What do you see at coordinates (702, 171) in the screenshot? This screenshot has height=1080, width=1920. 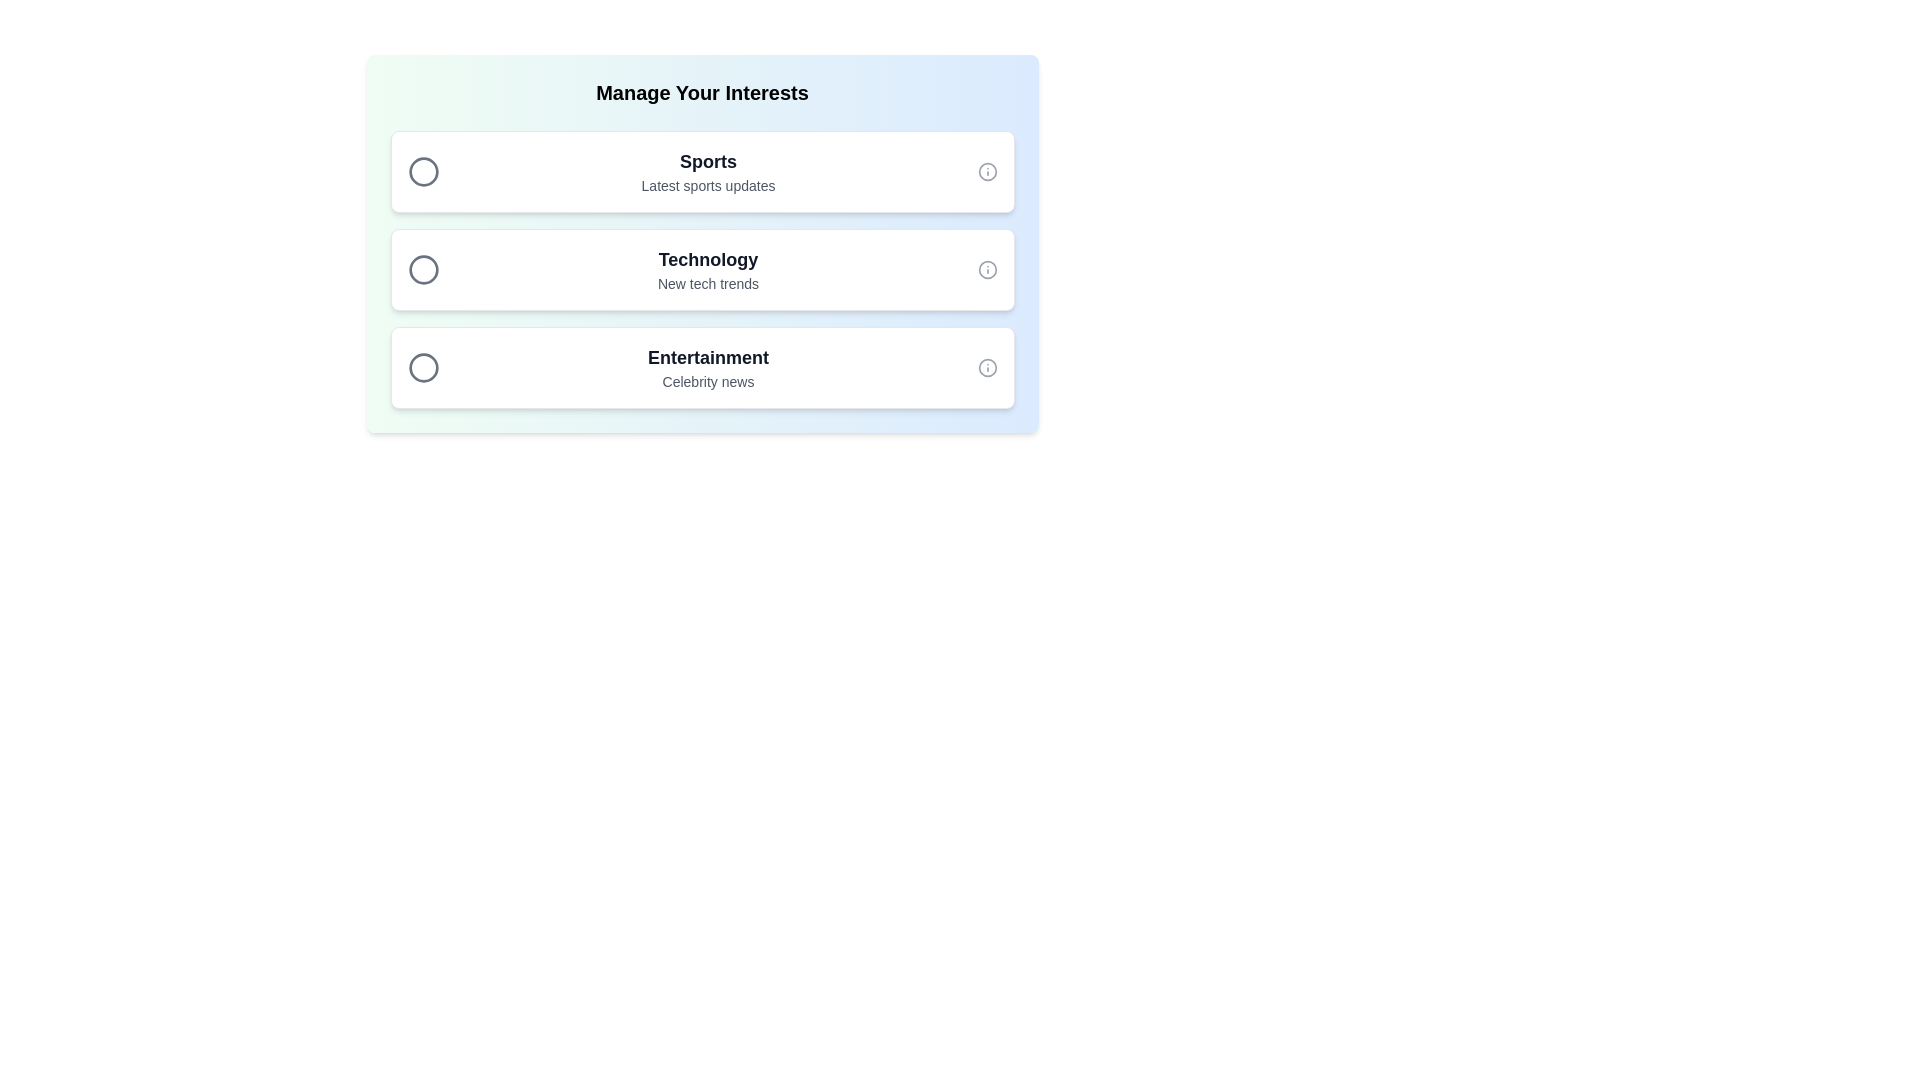 I see `the chip item labeled Sports to observe the visual feedback` at bounding box center [702, 171].